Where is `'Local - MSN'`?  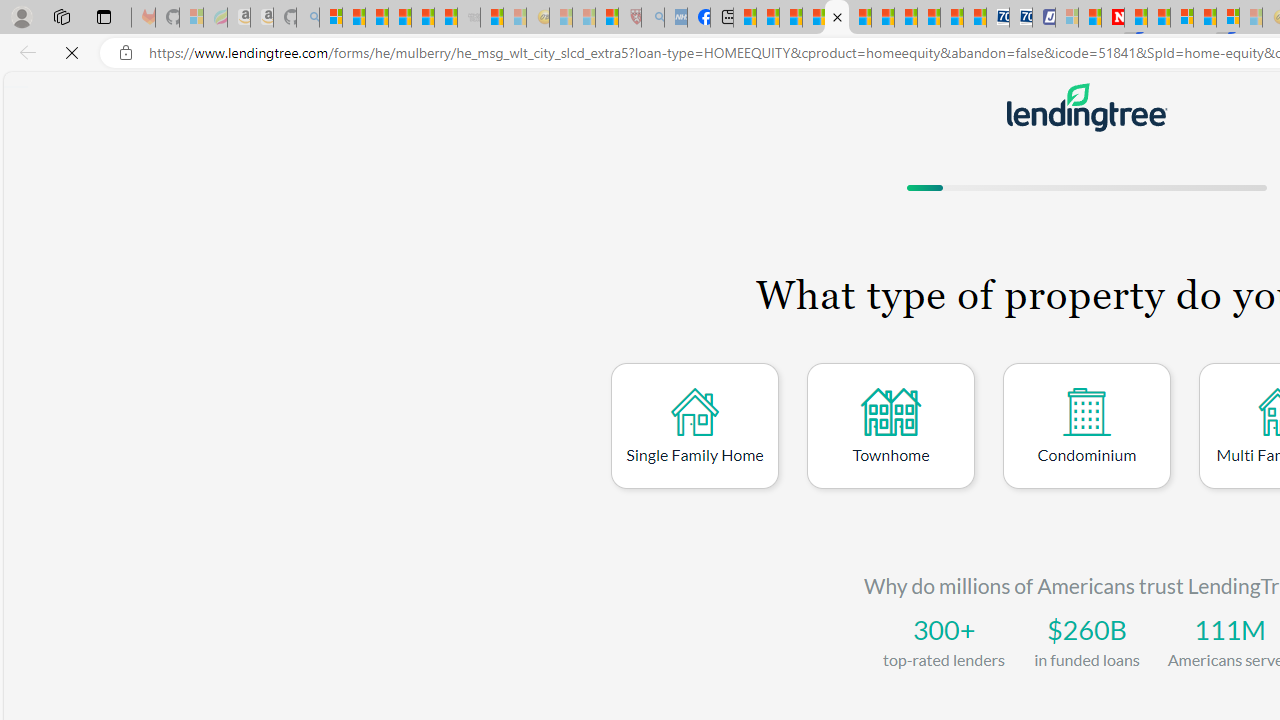 'Local - MSN' is located at coordinates (606, 17).